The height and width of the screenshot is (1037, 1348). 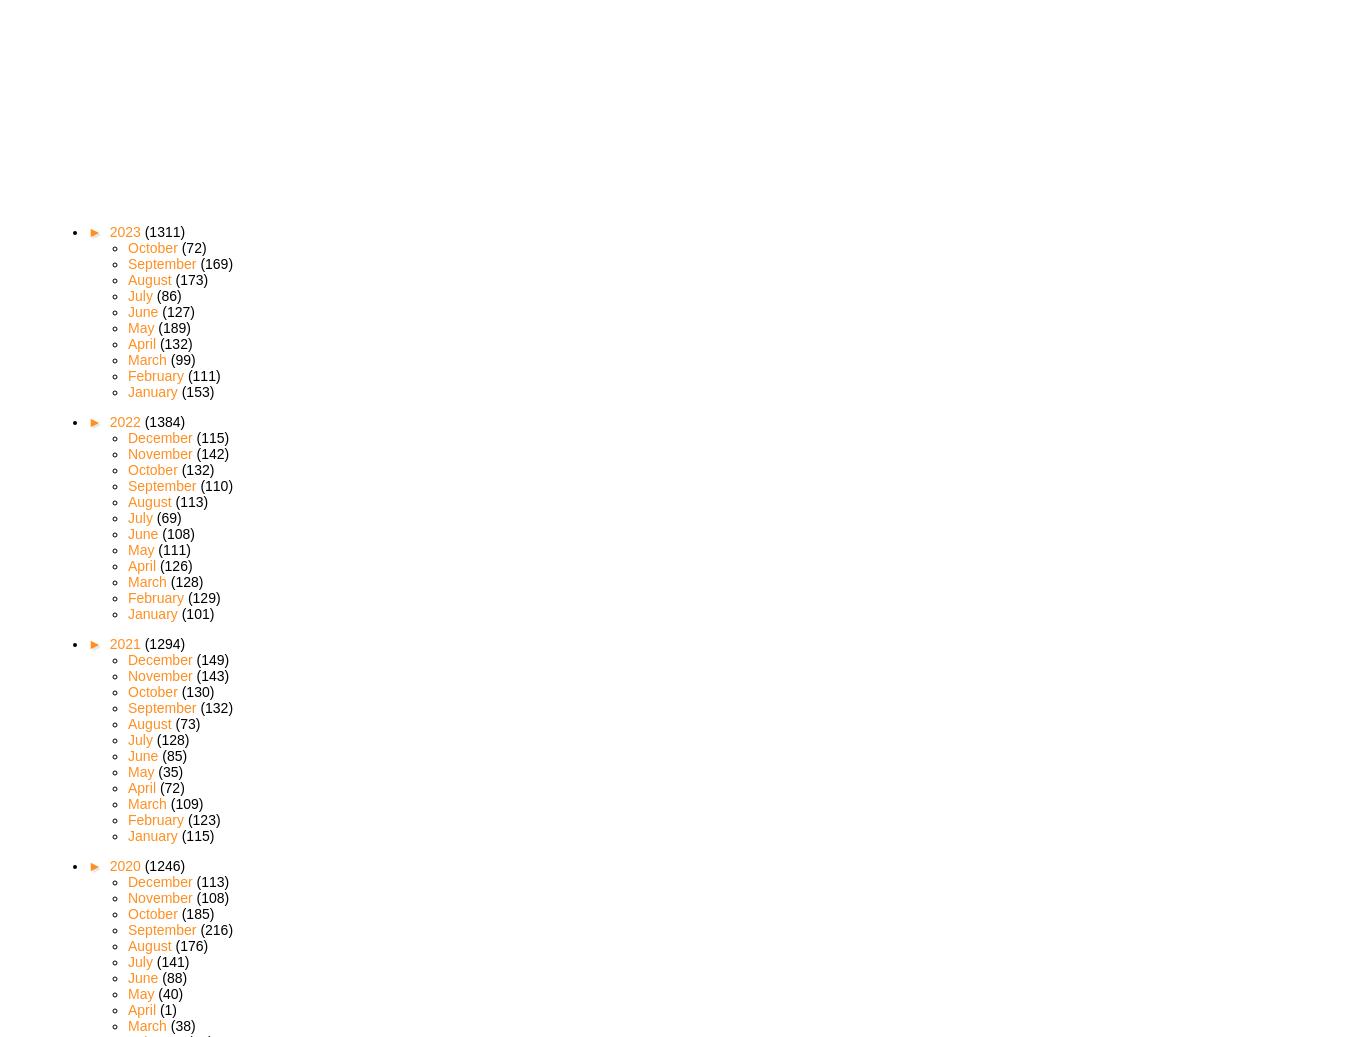 I want to click on '(35)', so click(x=156, y=771).